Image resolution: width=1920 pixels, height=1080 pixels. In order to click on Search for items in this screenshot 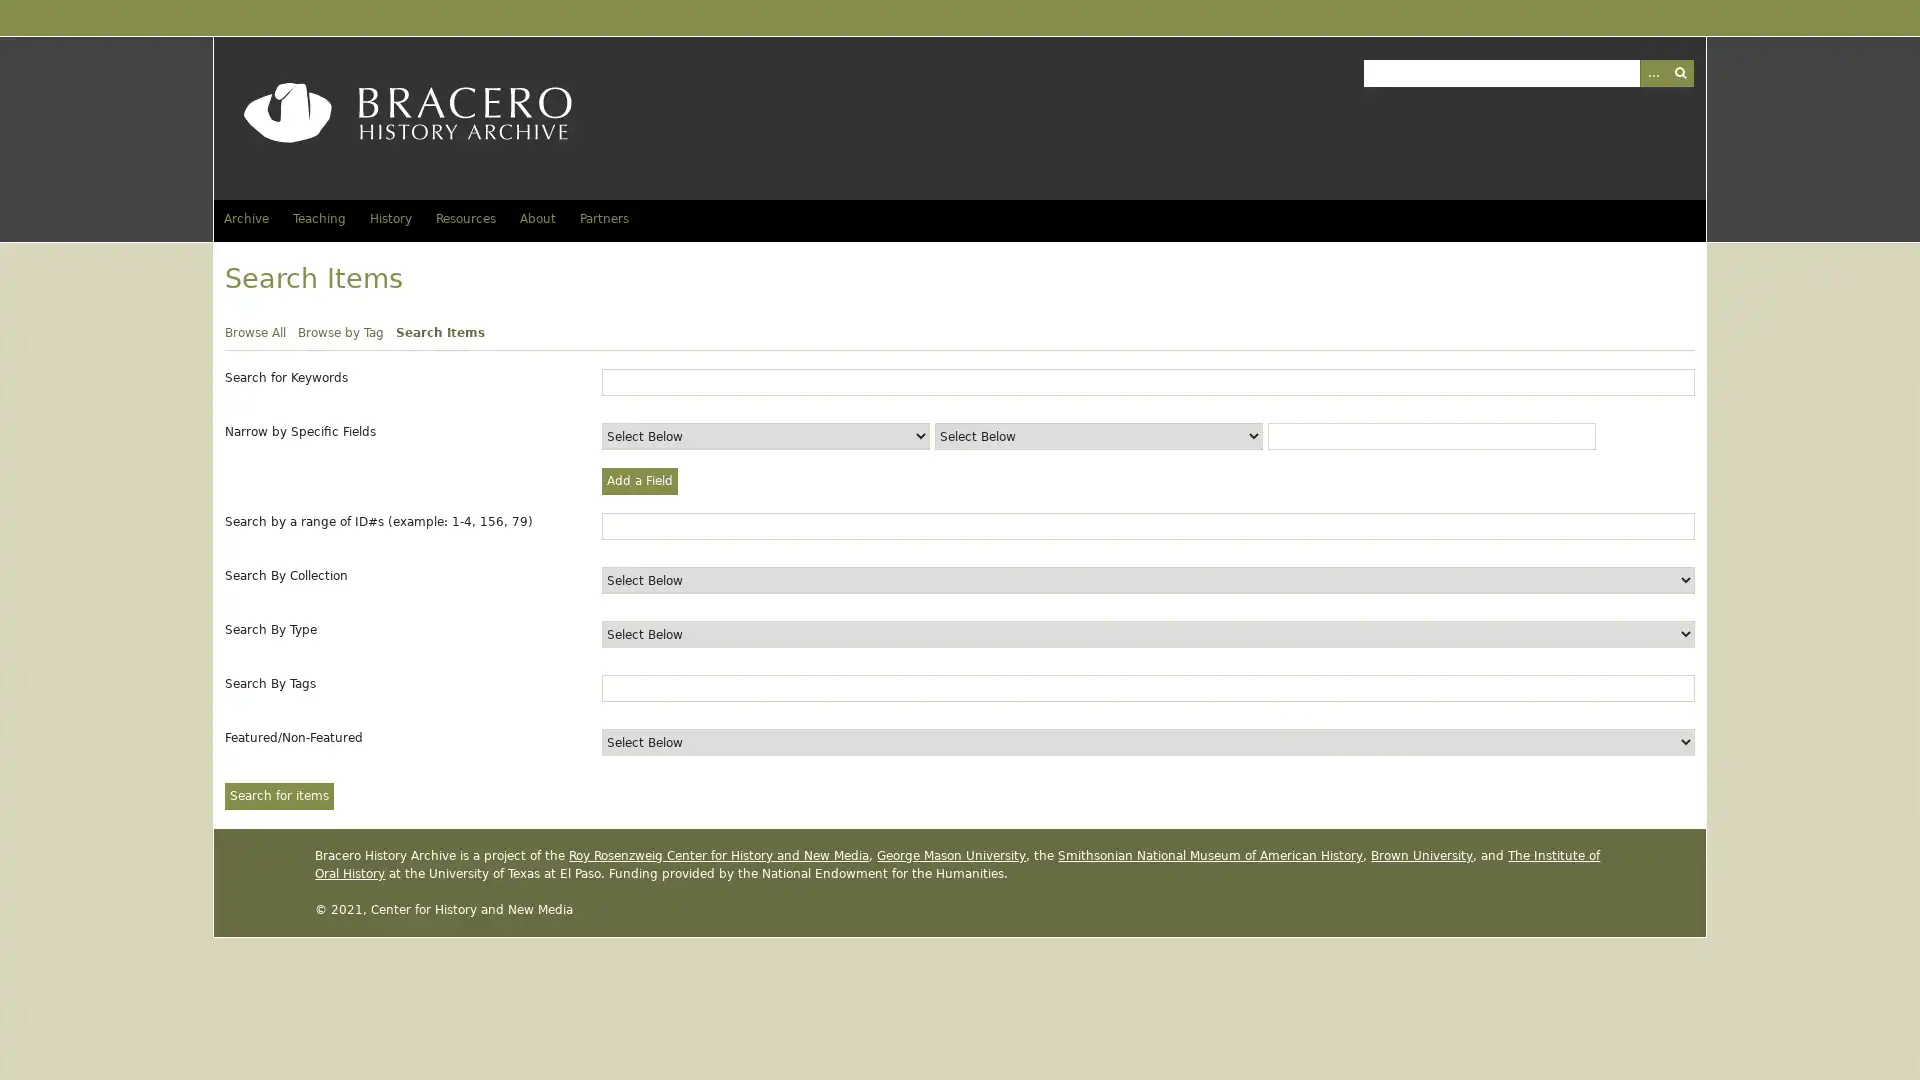, I will do `click(278, 795)`.